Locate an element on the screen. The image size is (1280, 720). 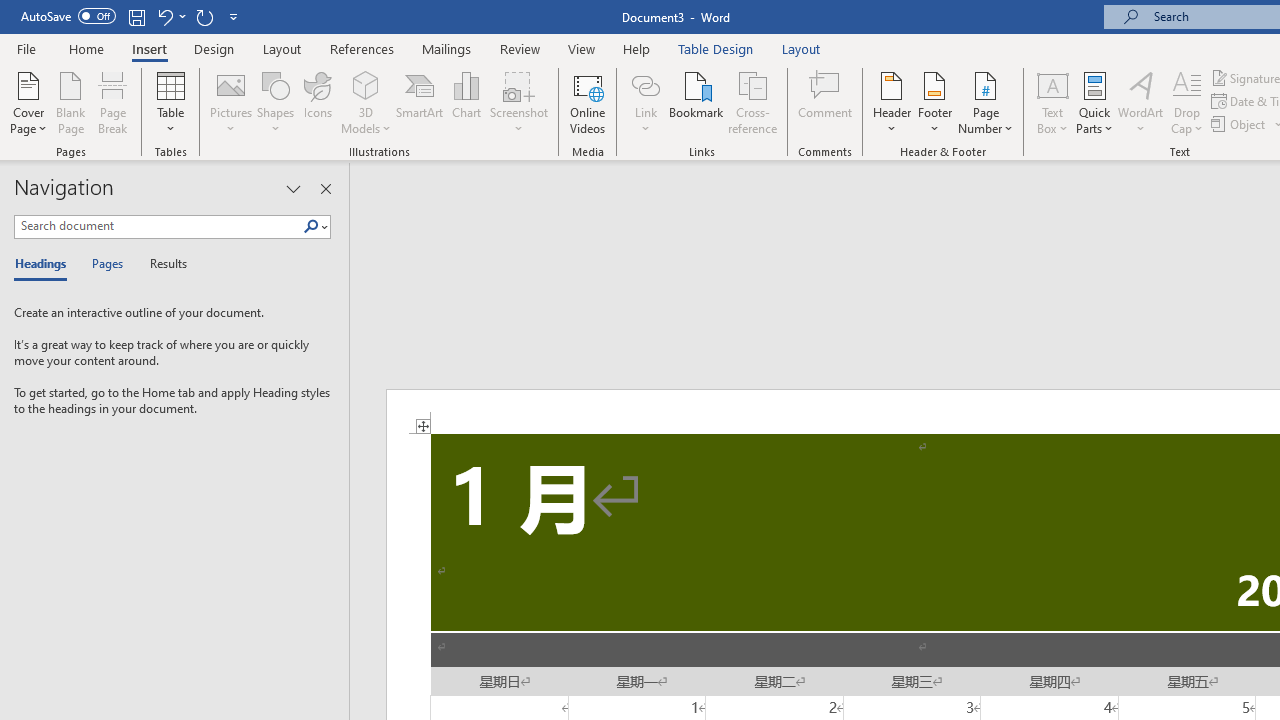
'AutoSave' is located at coordinates (68, 16).